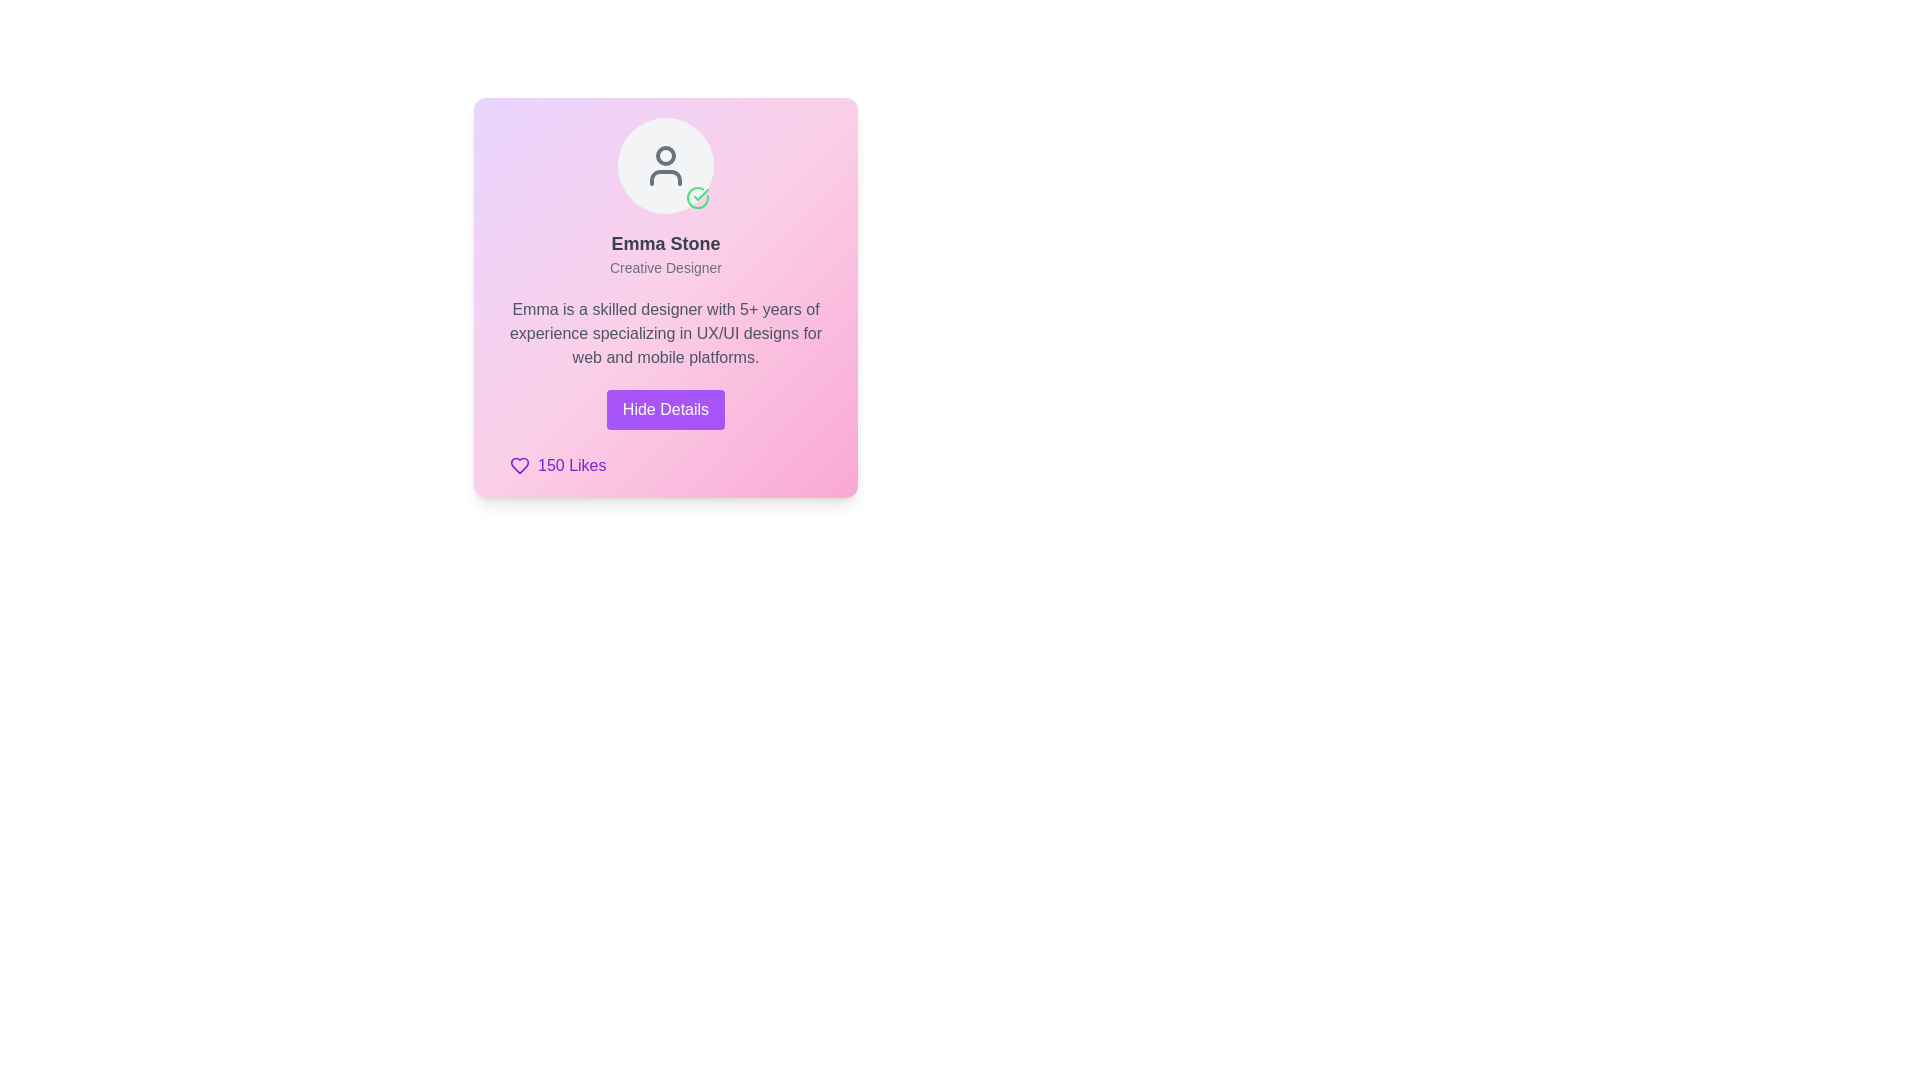 This screenshot has width=1920, height=1080. I want to click on the text label that serves as a subheading for the profession or role associated with the profile displayed, located directly below the 'Emma Stone' text label, so click(666, 266).